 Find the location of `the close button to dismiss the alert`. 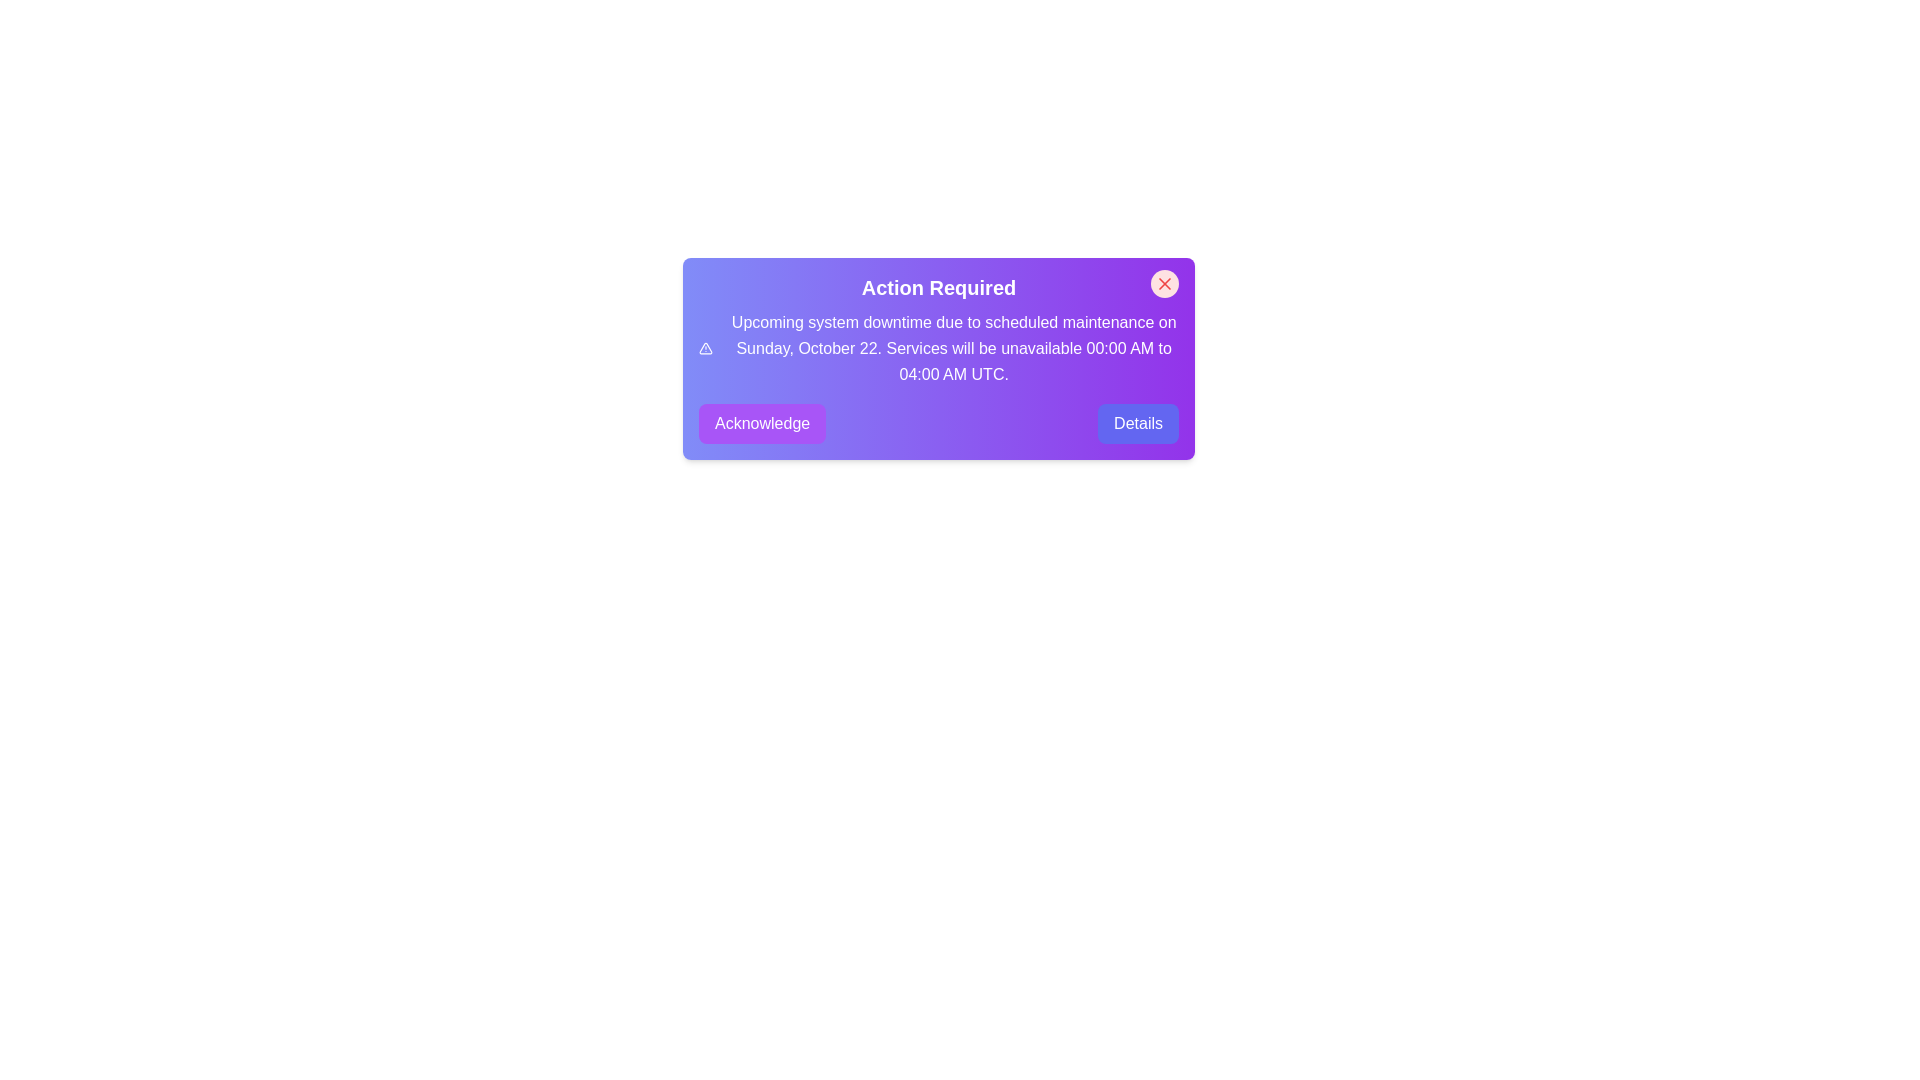

the close button to dismiss the alert is located at coordinates (1165, 284).